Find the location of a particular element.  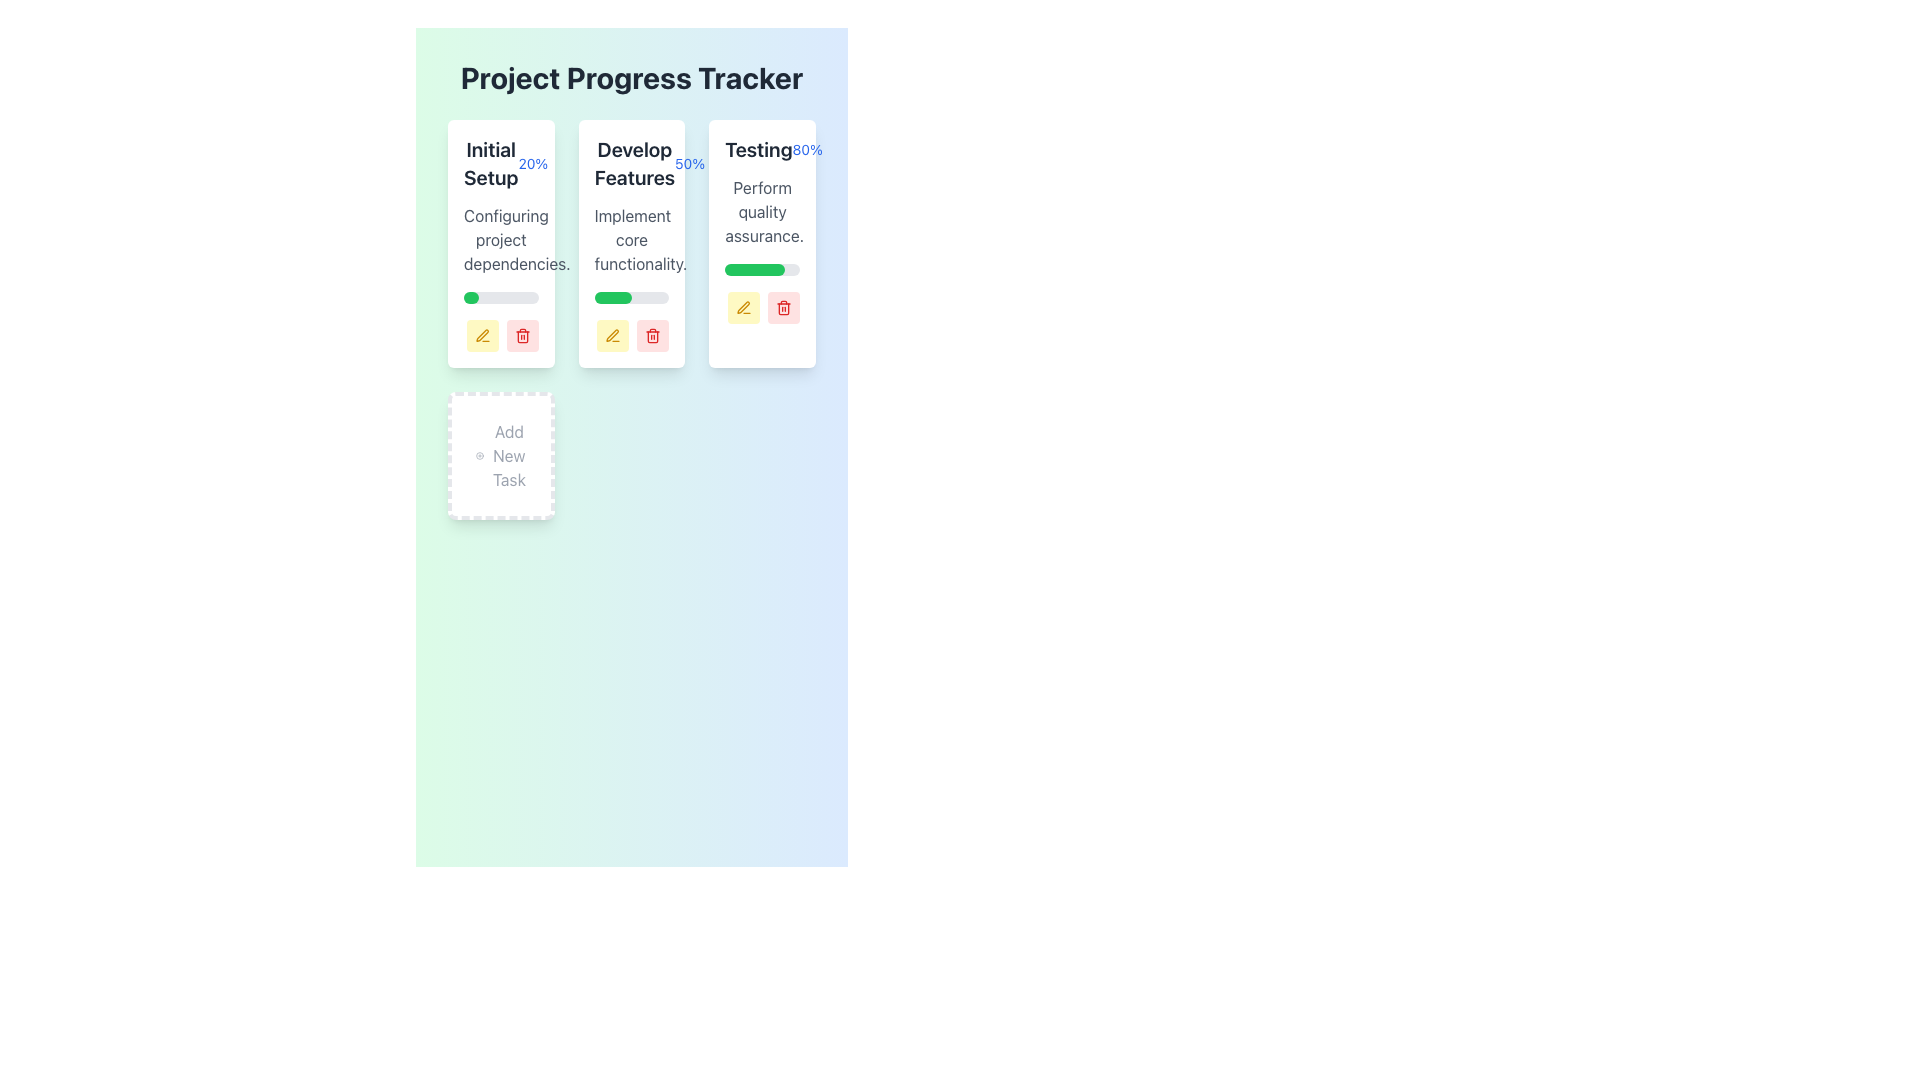

the edit button in the Progress Tracker Block for the 'Develop Features' stage to modify the entry is located at coordinates (631, 319).